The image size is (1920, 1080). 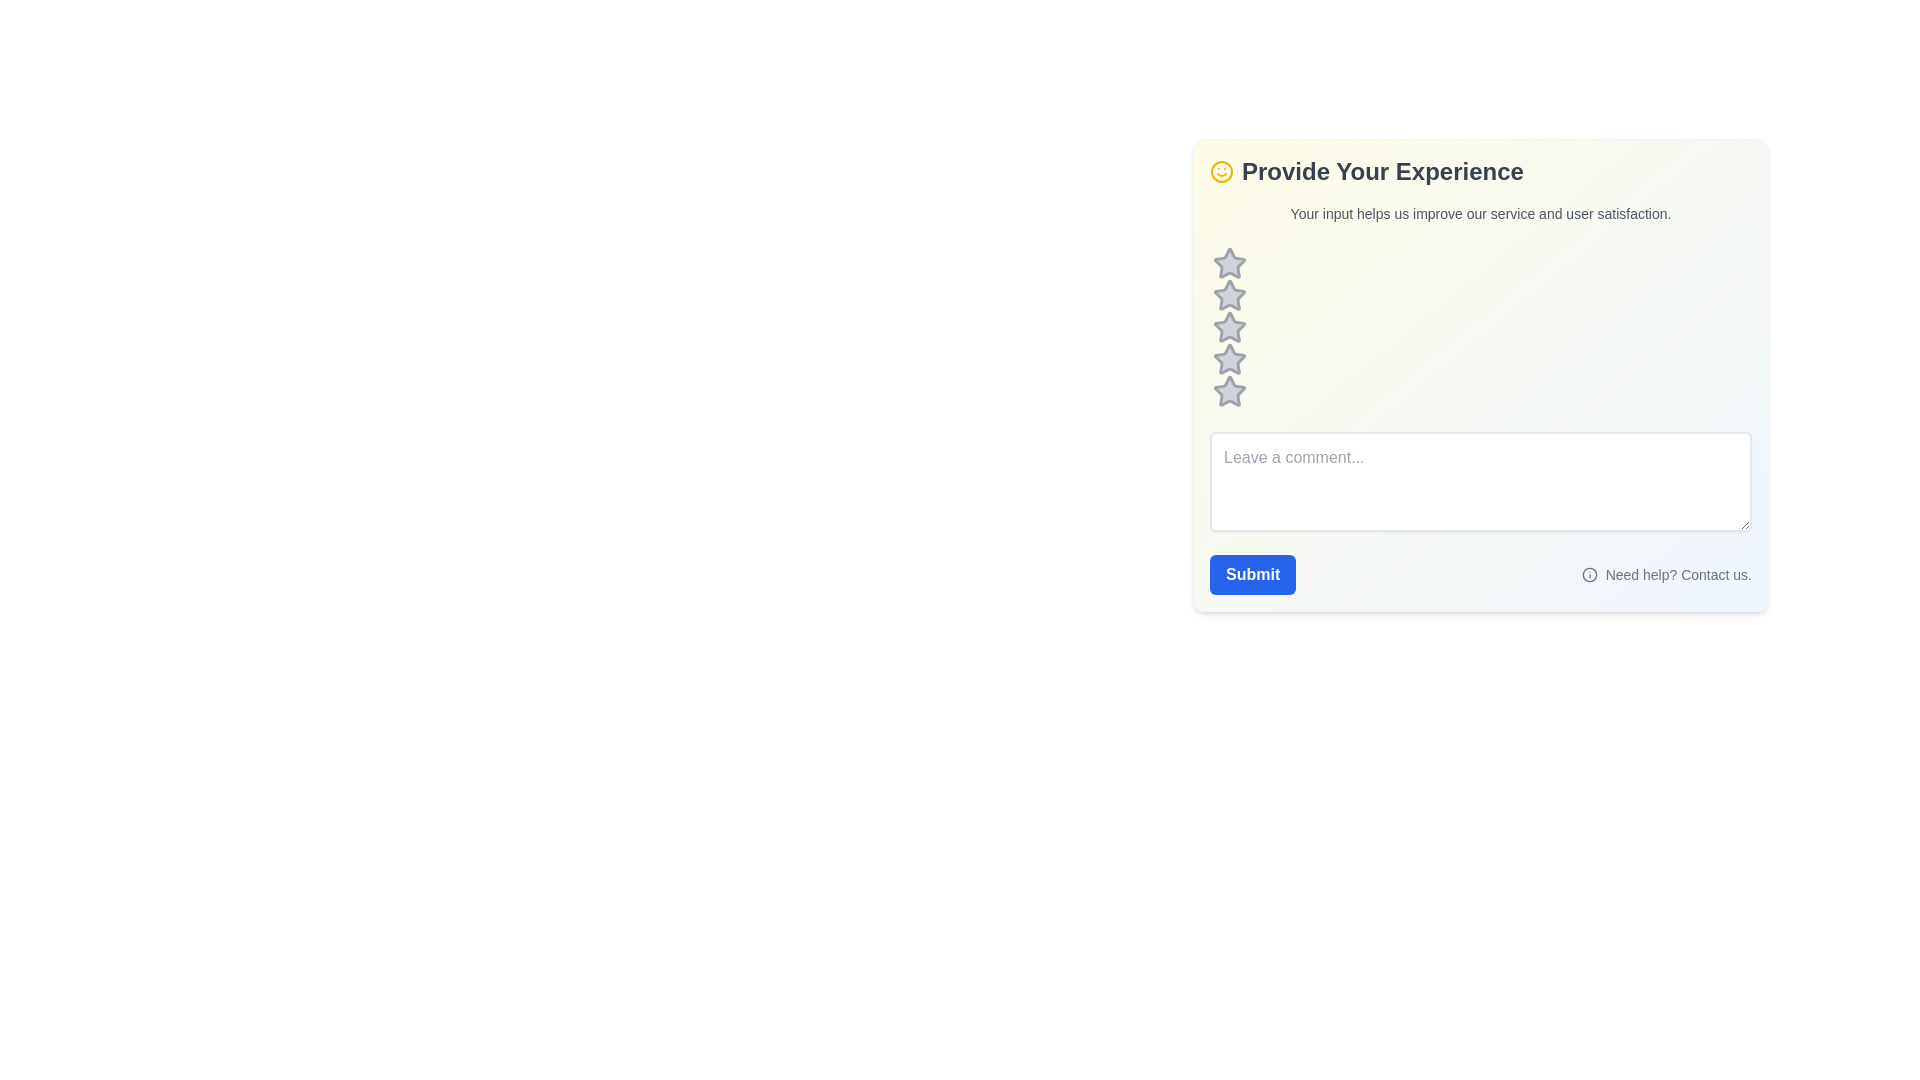 What do you see at coordinates (1228, 326) in the screenshot?
I see `the third star-shaped rating icon, which is part of a vertical list of five stars in the feedback form box` at bounding box center [1228, 326].